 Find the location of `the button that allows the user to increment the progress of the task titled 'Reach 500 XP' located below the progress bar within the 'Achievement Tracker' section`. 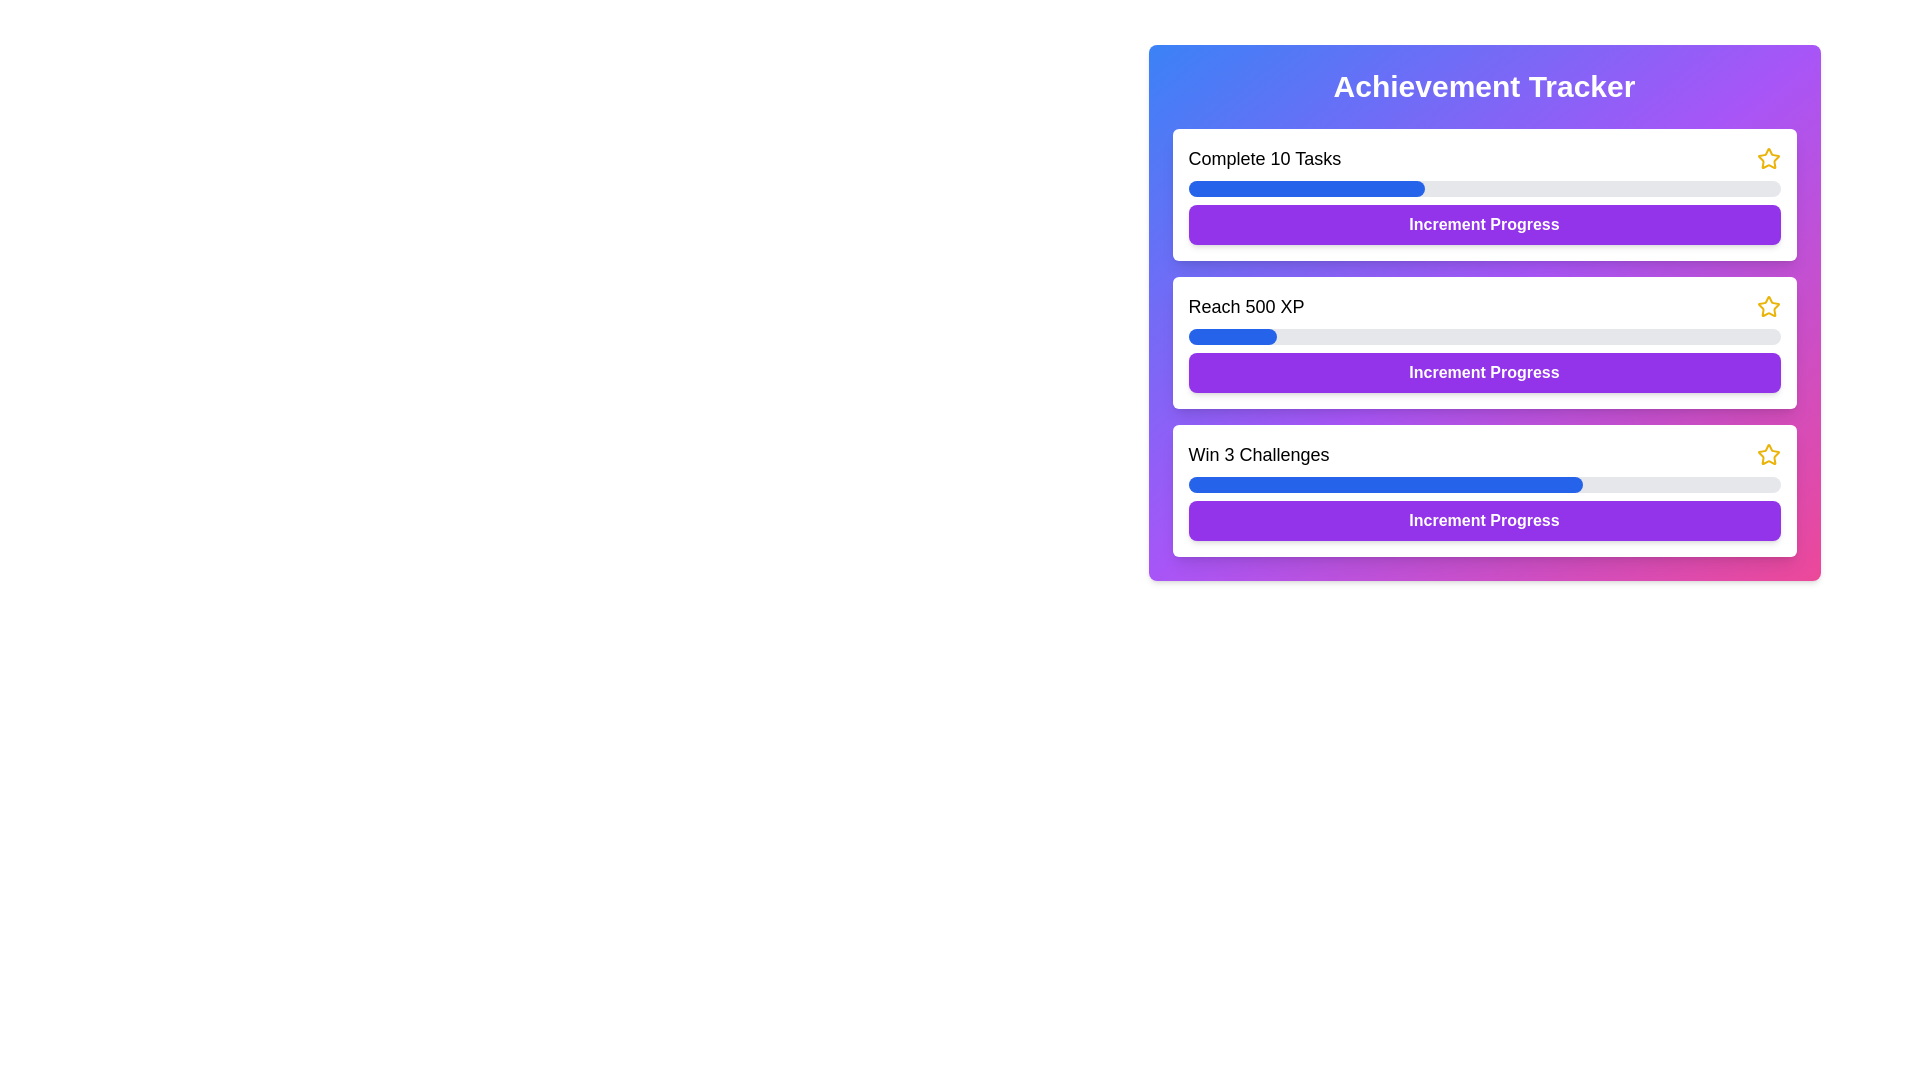

the button that allows the user to increment the progress of the task titled 'Reach 500 XP' located below the progress bar within the 'Achievement Tracker' section is located at coordinates (1484, 373).